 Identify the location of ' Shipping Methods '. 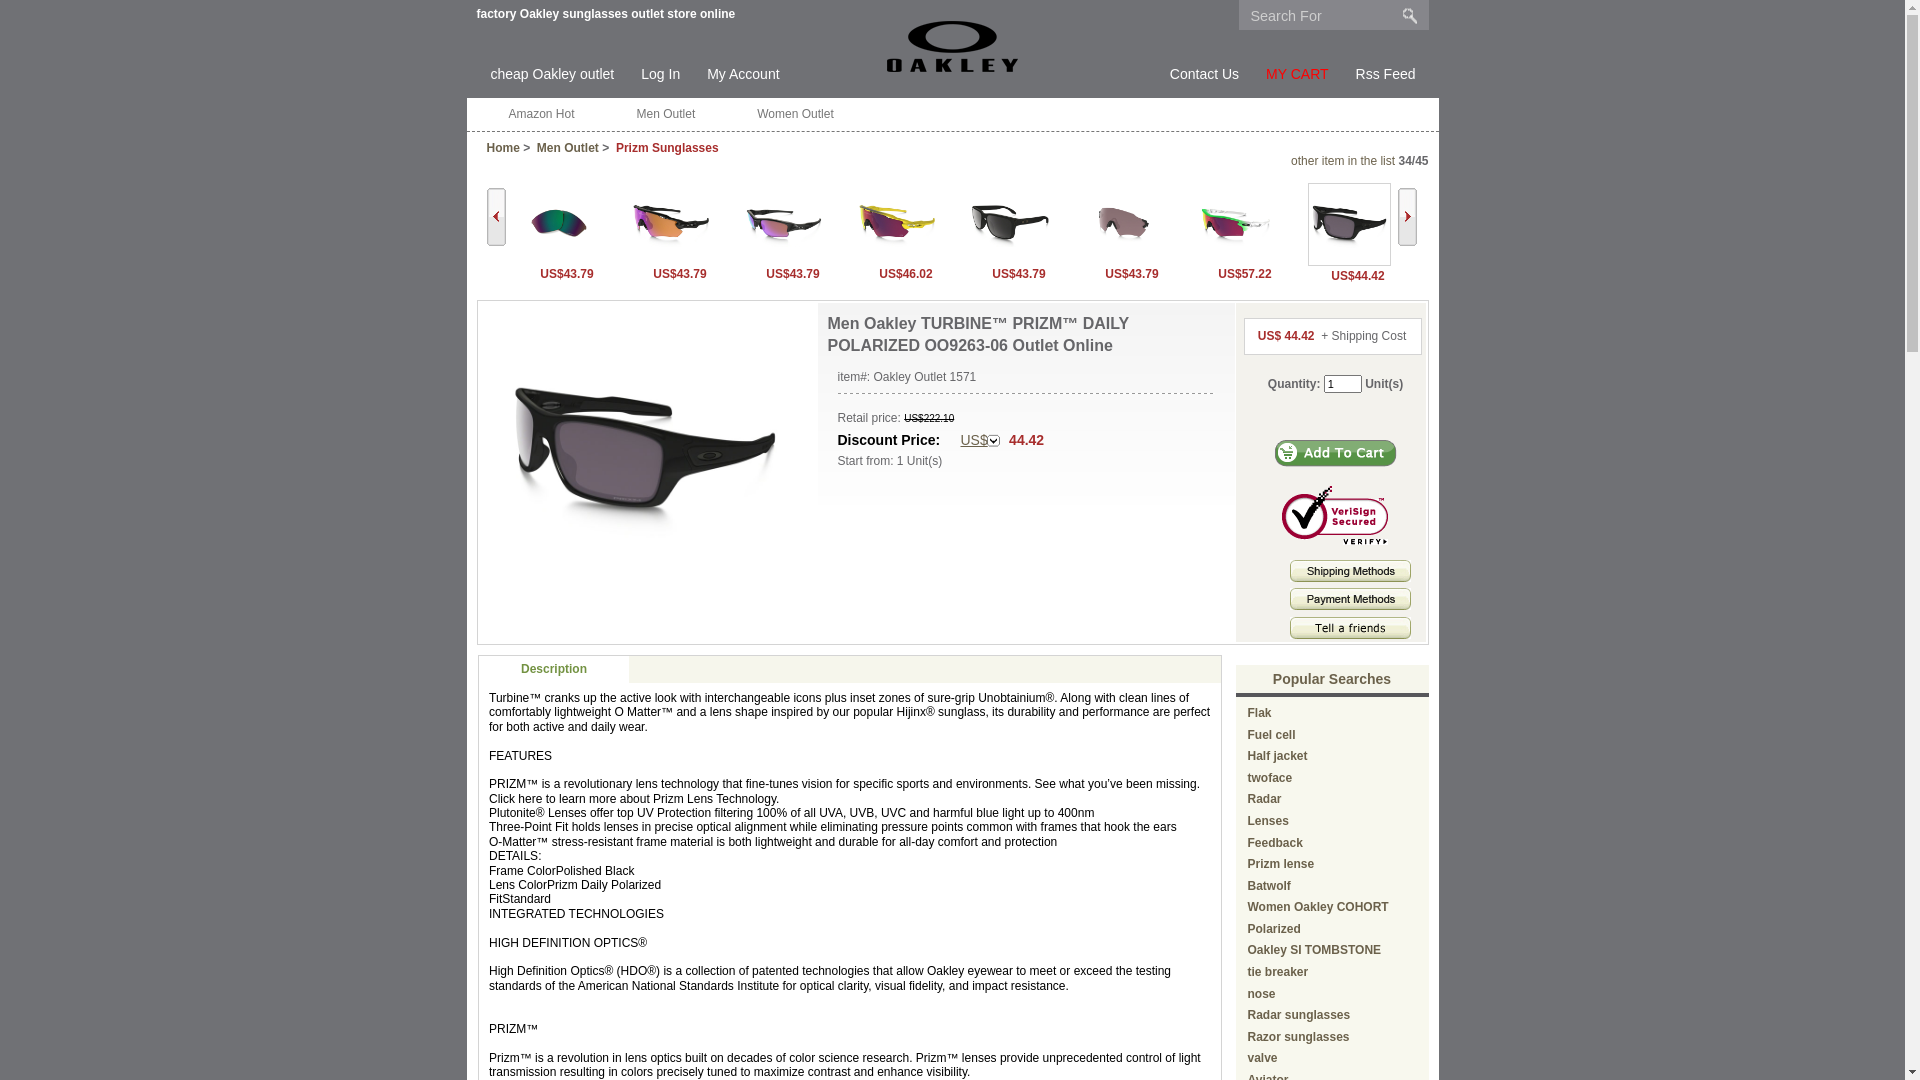
(1350, 570).